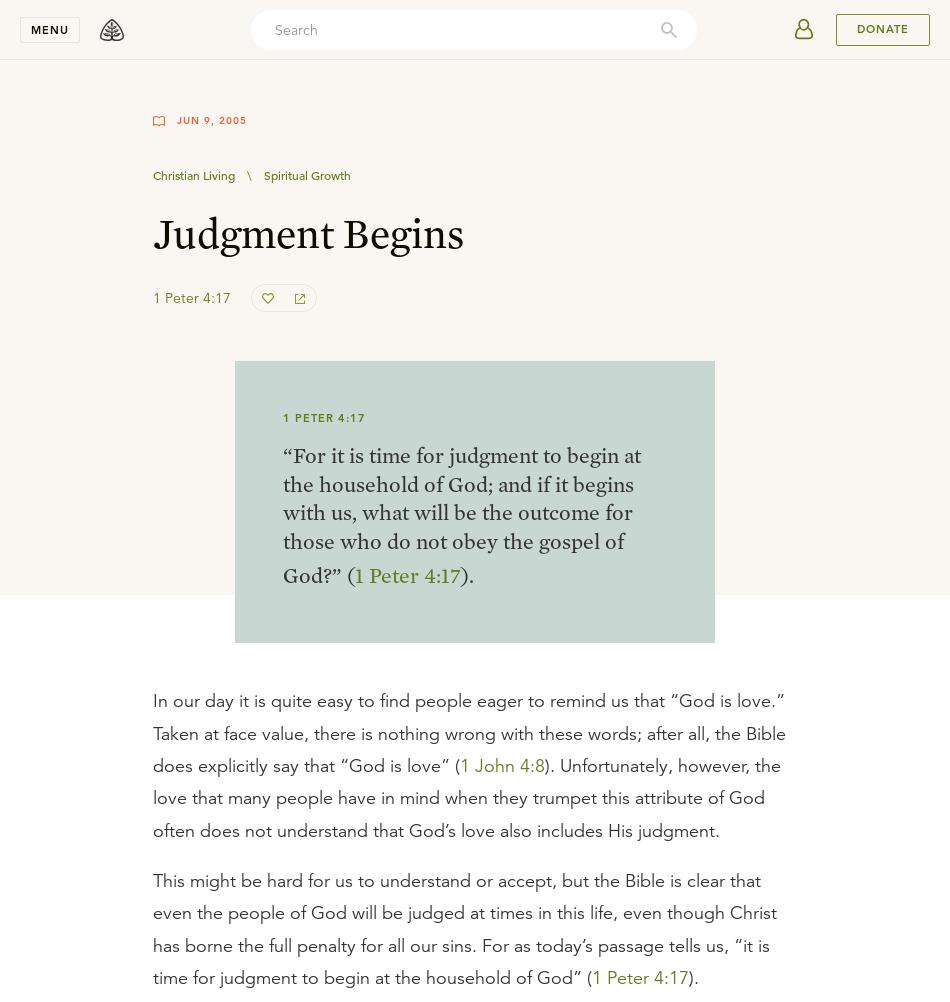 The height and width of the screenshot is (1002, 950). What do you see at coordinates (306, 174) in the screenshot?
I see `'Spiritual Growth'` at bounding box center [306, 174].